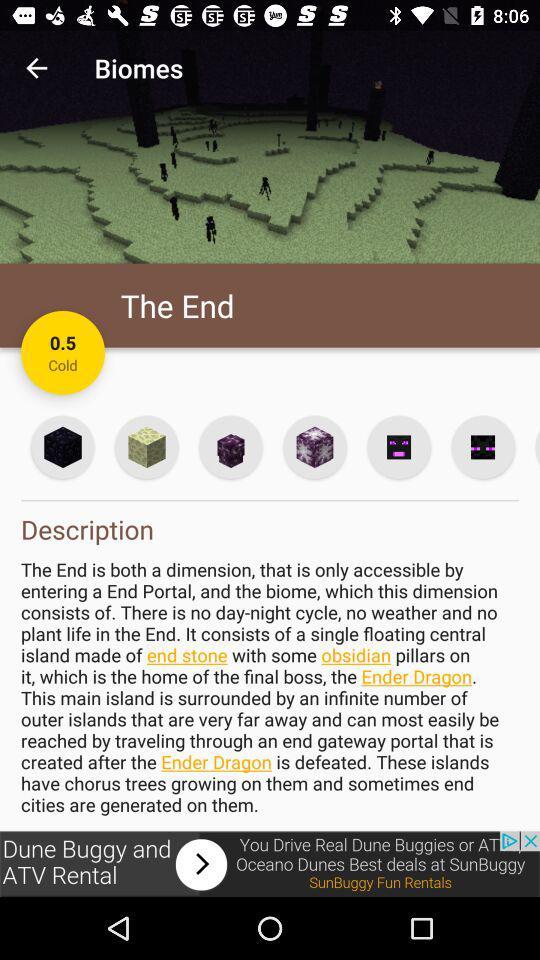 Image resolution: width=540 pixels, height=960 pixels. What do you see at coordinates (270, 863) in the screenshot?
I see `click advertisement` at bounding box center [270, 863].